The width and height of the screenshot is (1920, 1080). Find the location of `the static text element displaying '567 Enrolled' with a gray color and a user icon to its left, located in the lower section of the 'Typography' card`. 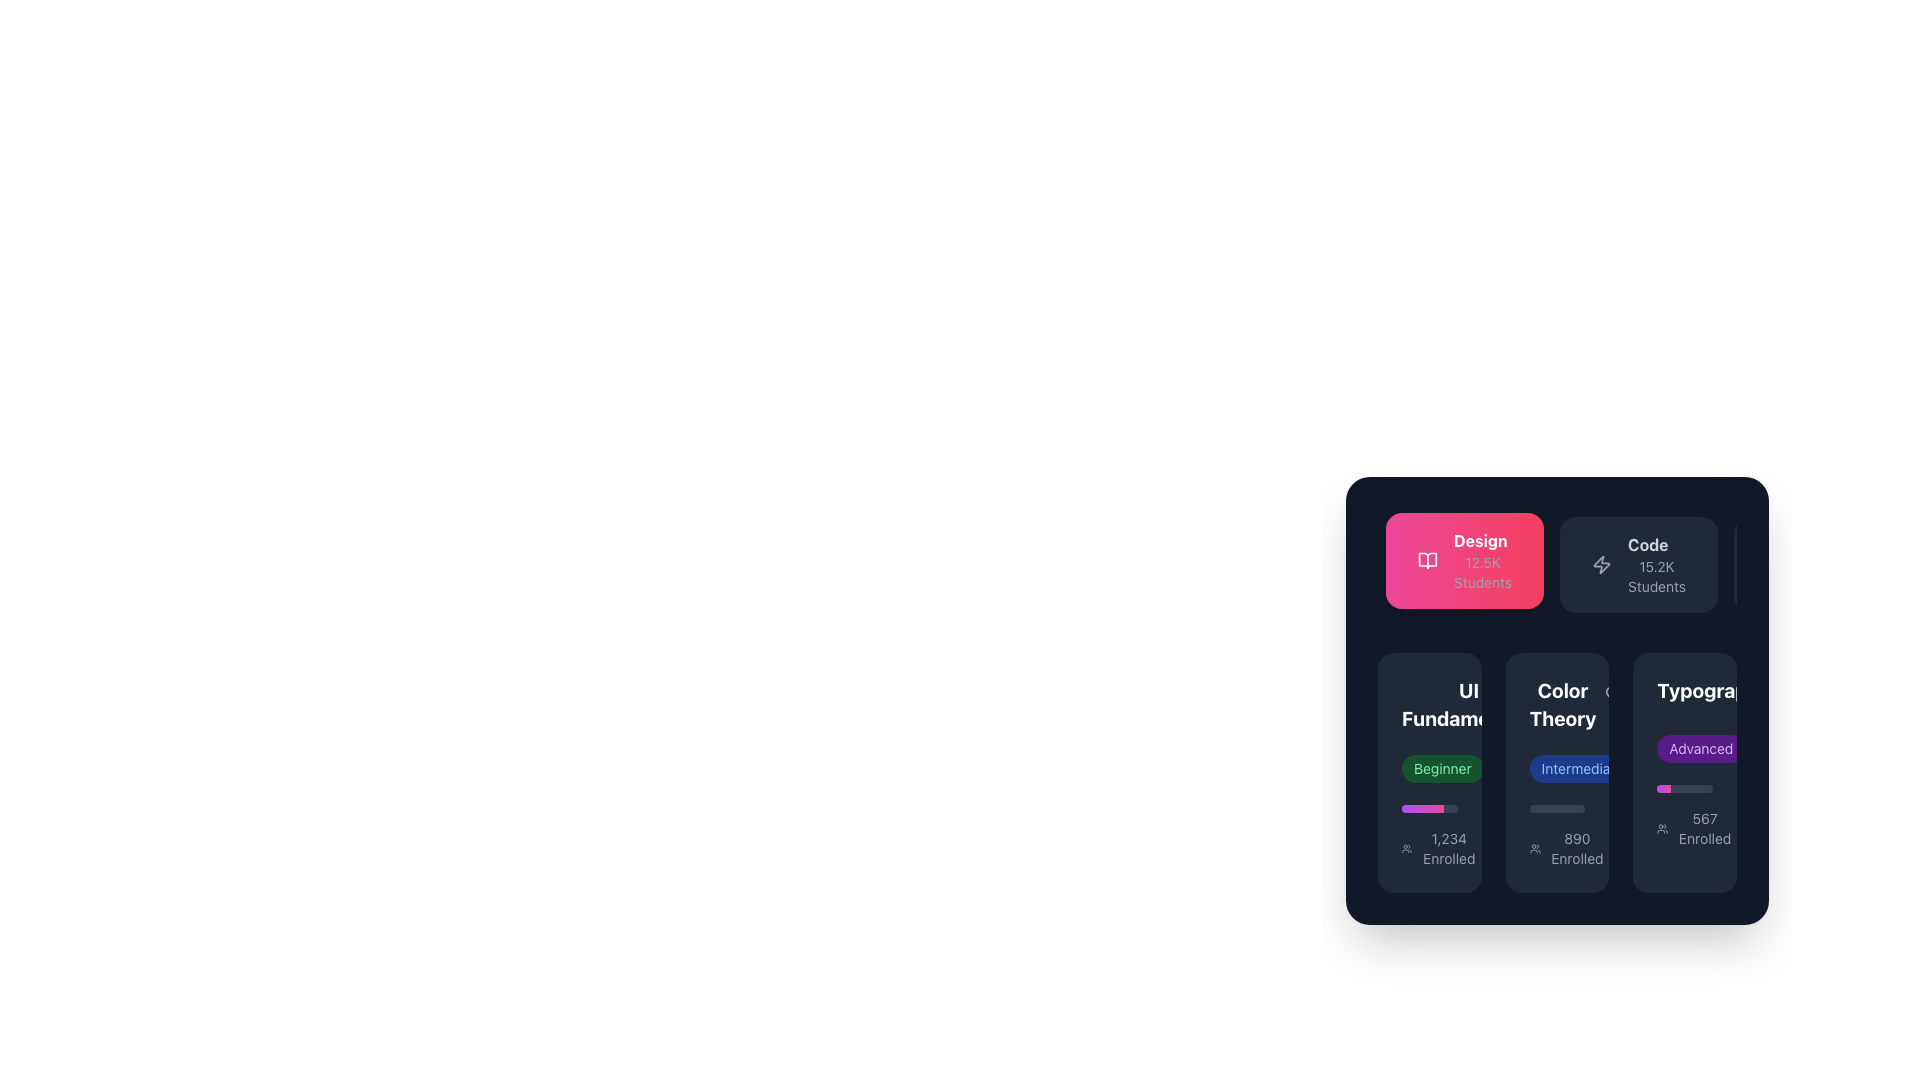

the static text element displaying '567 Enrolled' with a gray color and a user icon to its left, located in the lower section of the 'Typography' card is located at coordinates (1684, 829).